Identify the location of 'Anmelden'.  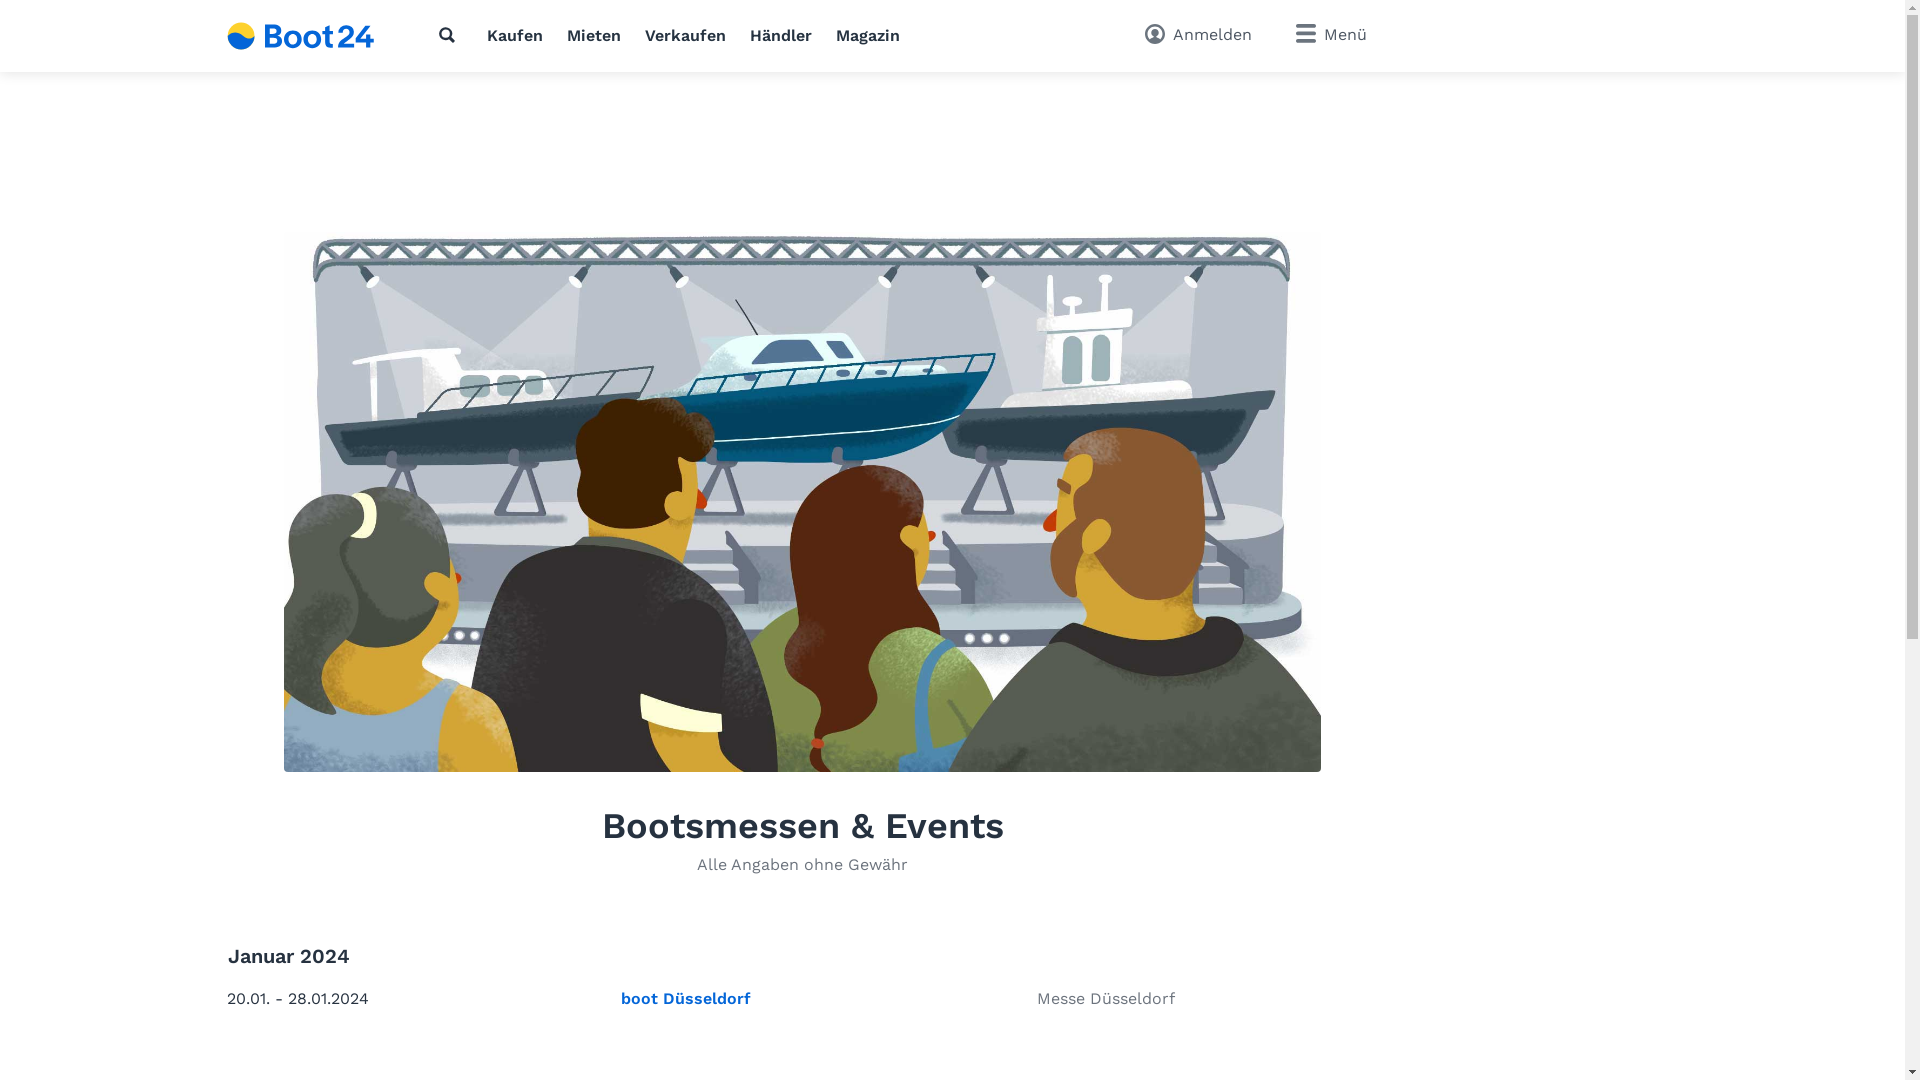
(1197, 35).